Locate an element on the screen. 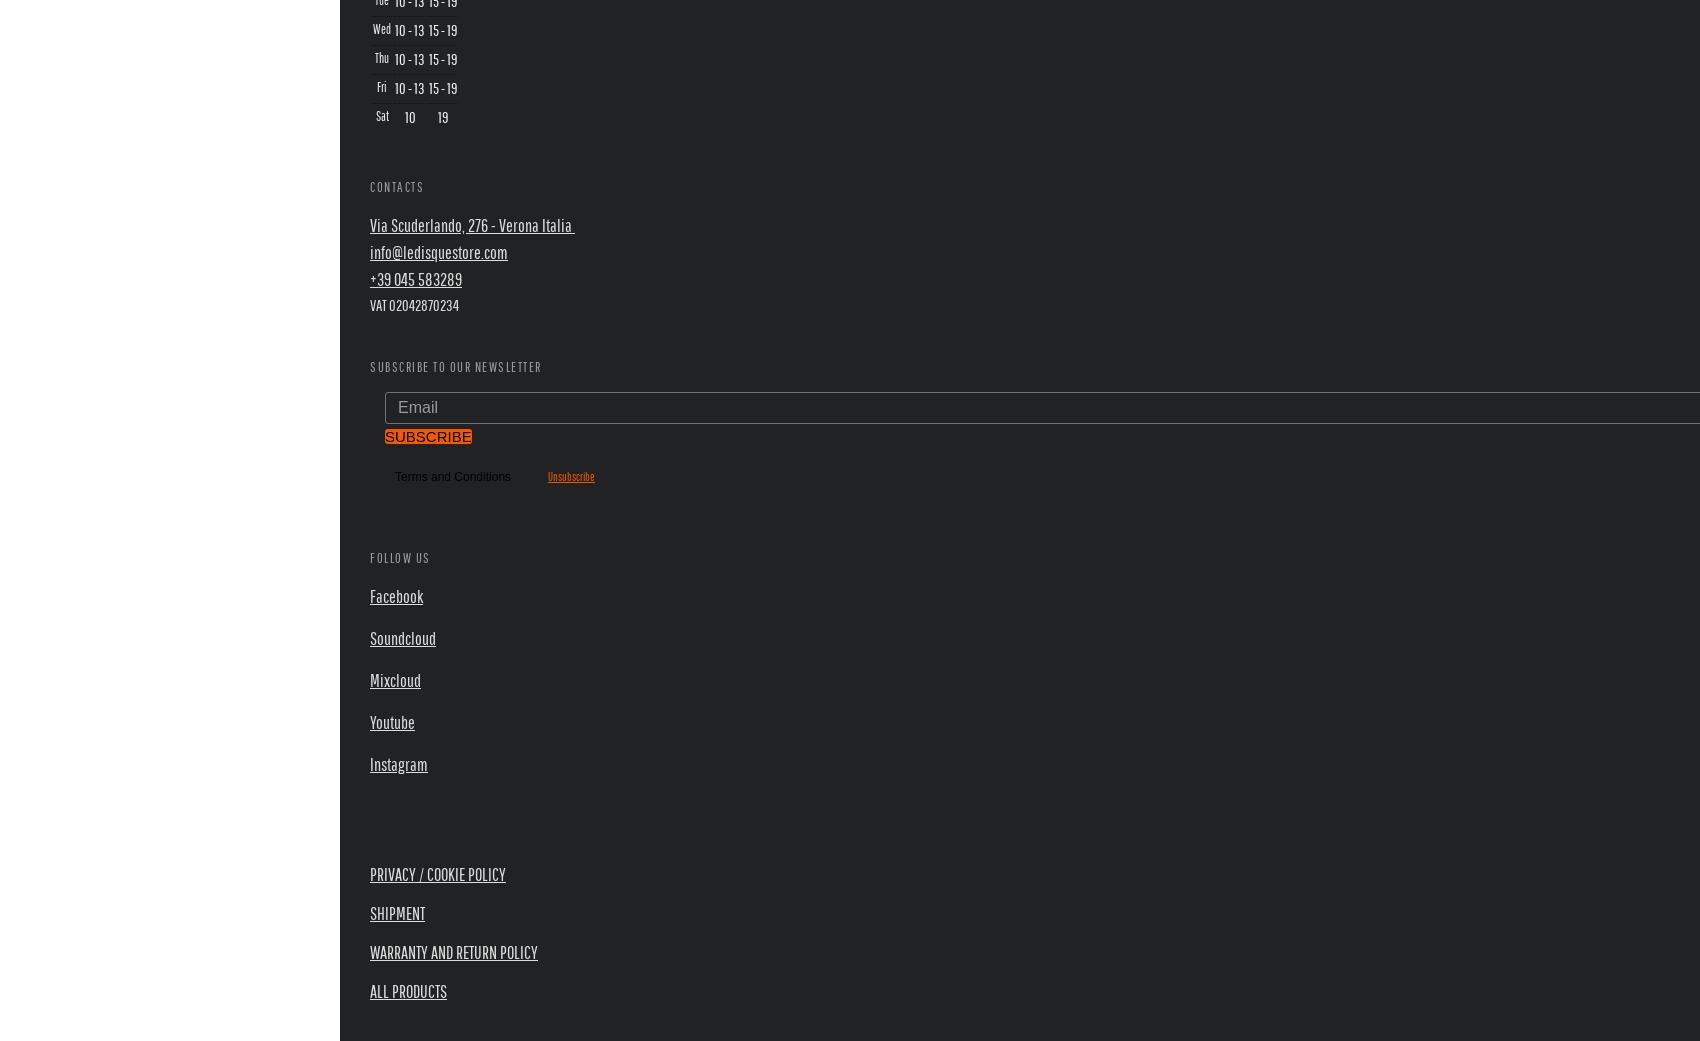 Image resolution: width=1700 pixels, height=1041 pixels. 'Shipment' is located at coordinates (396, 912).